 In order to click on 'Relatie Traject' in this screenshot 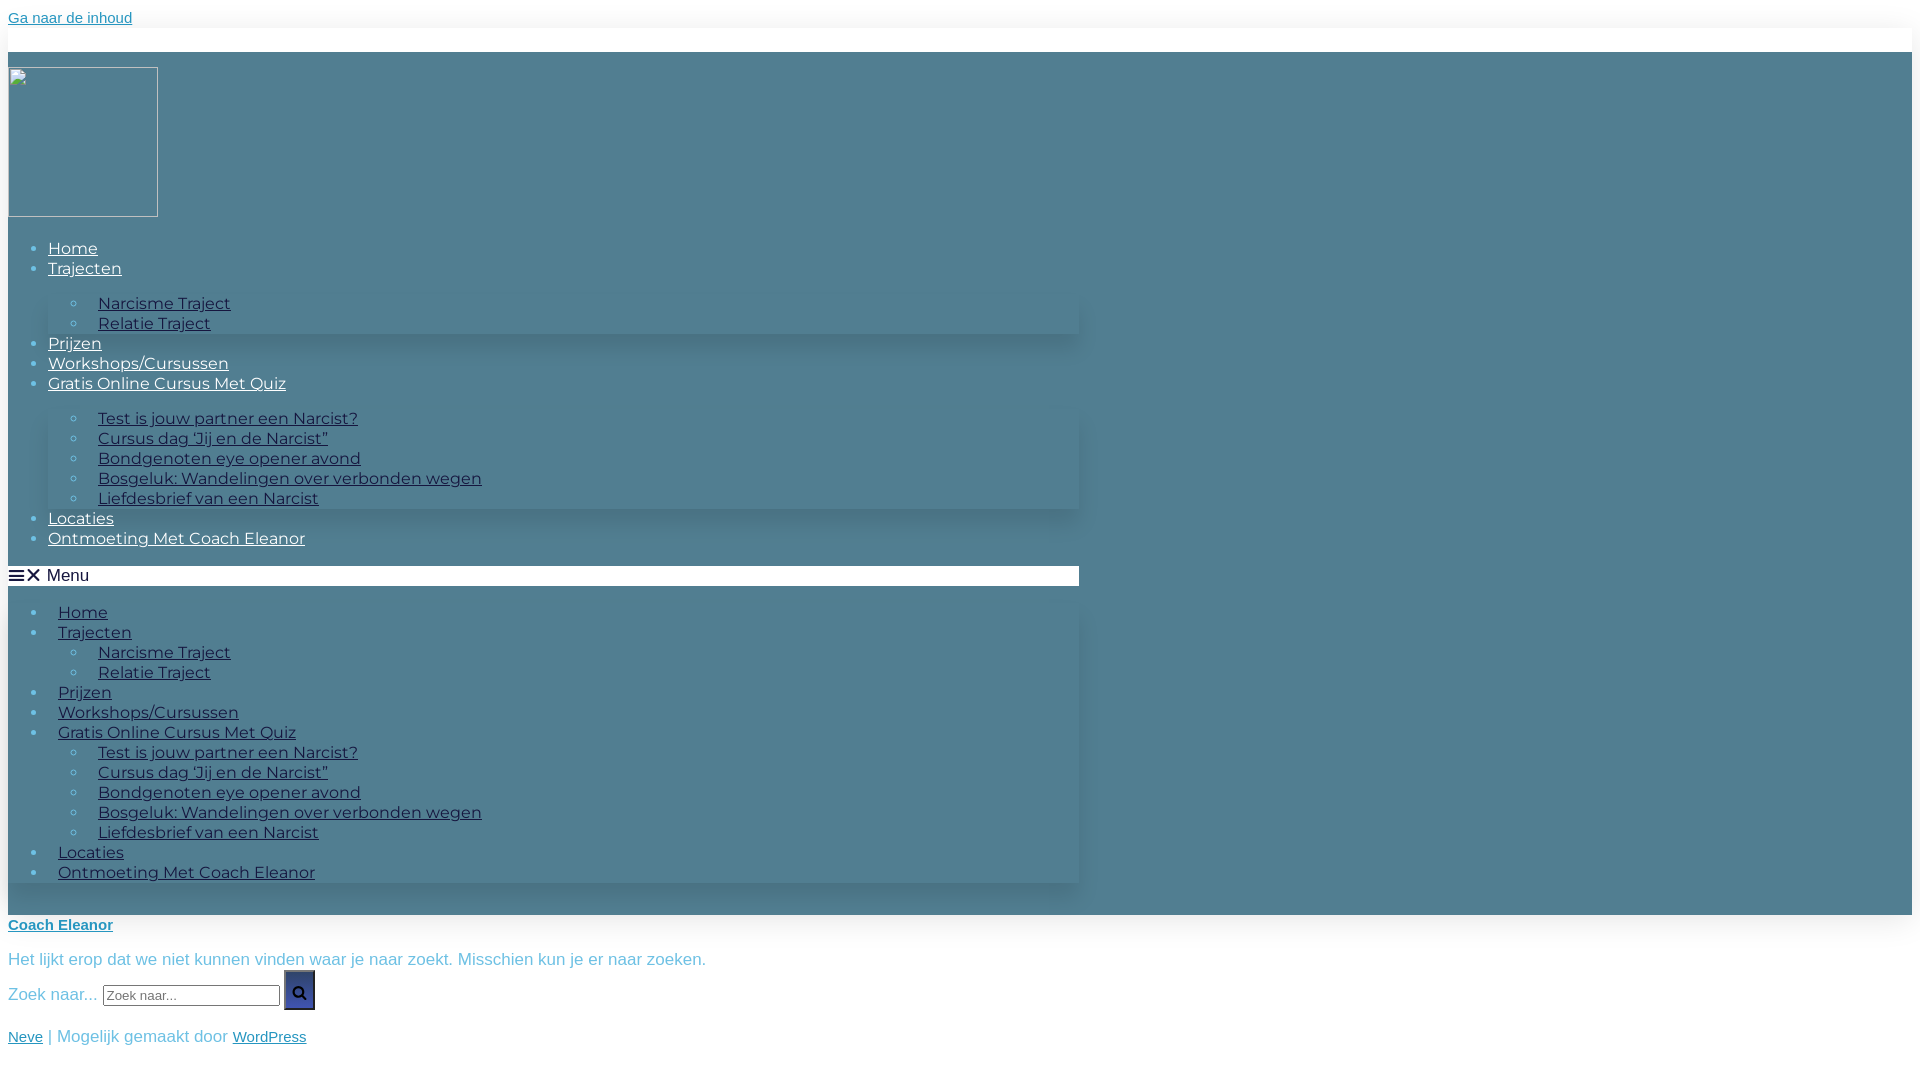, I will do `click(86, 322)`.